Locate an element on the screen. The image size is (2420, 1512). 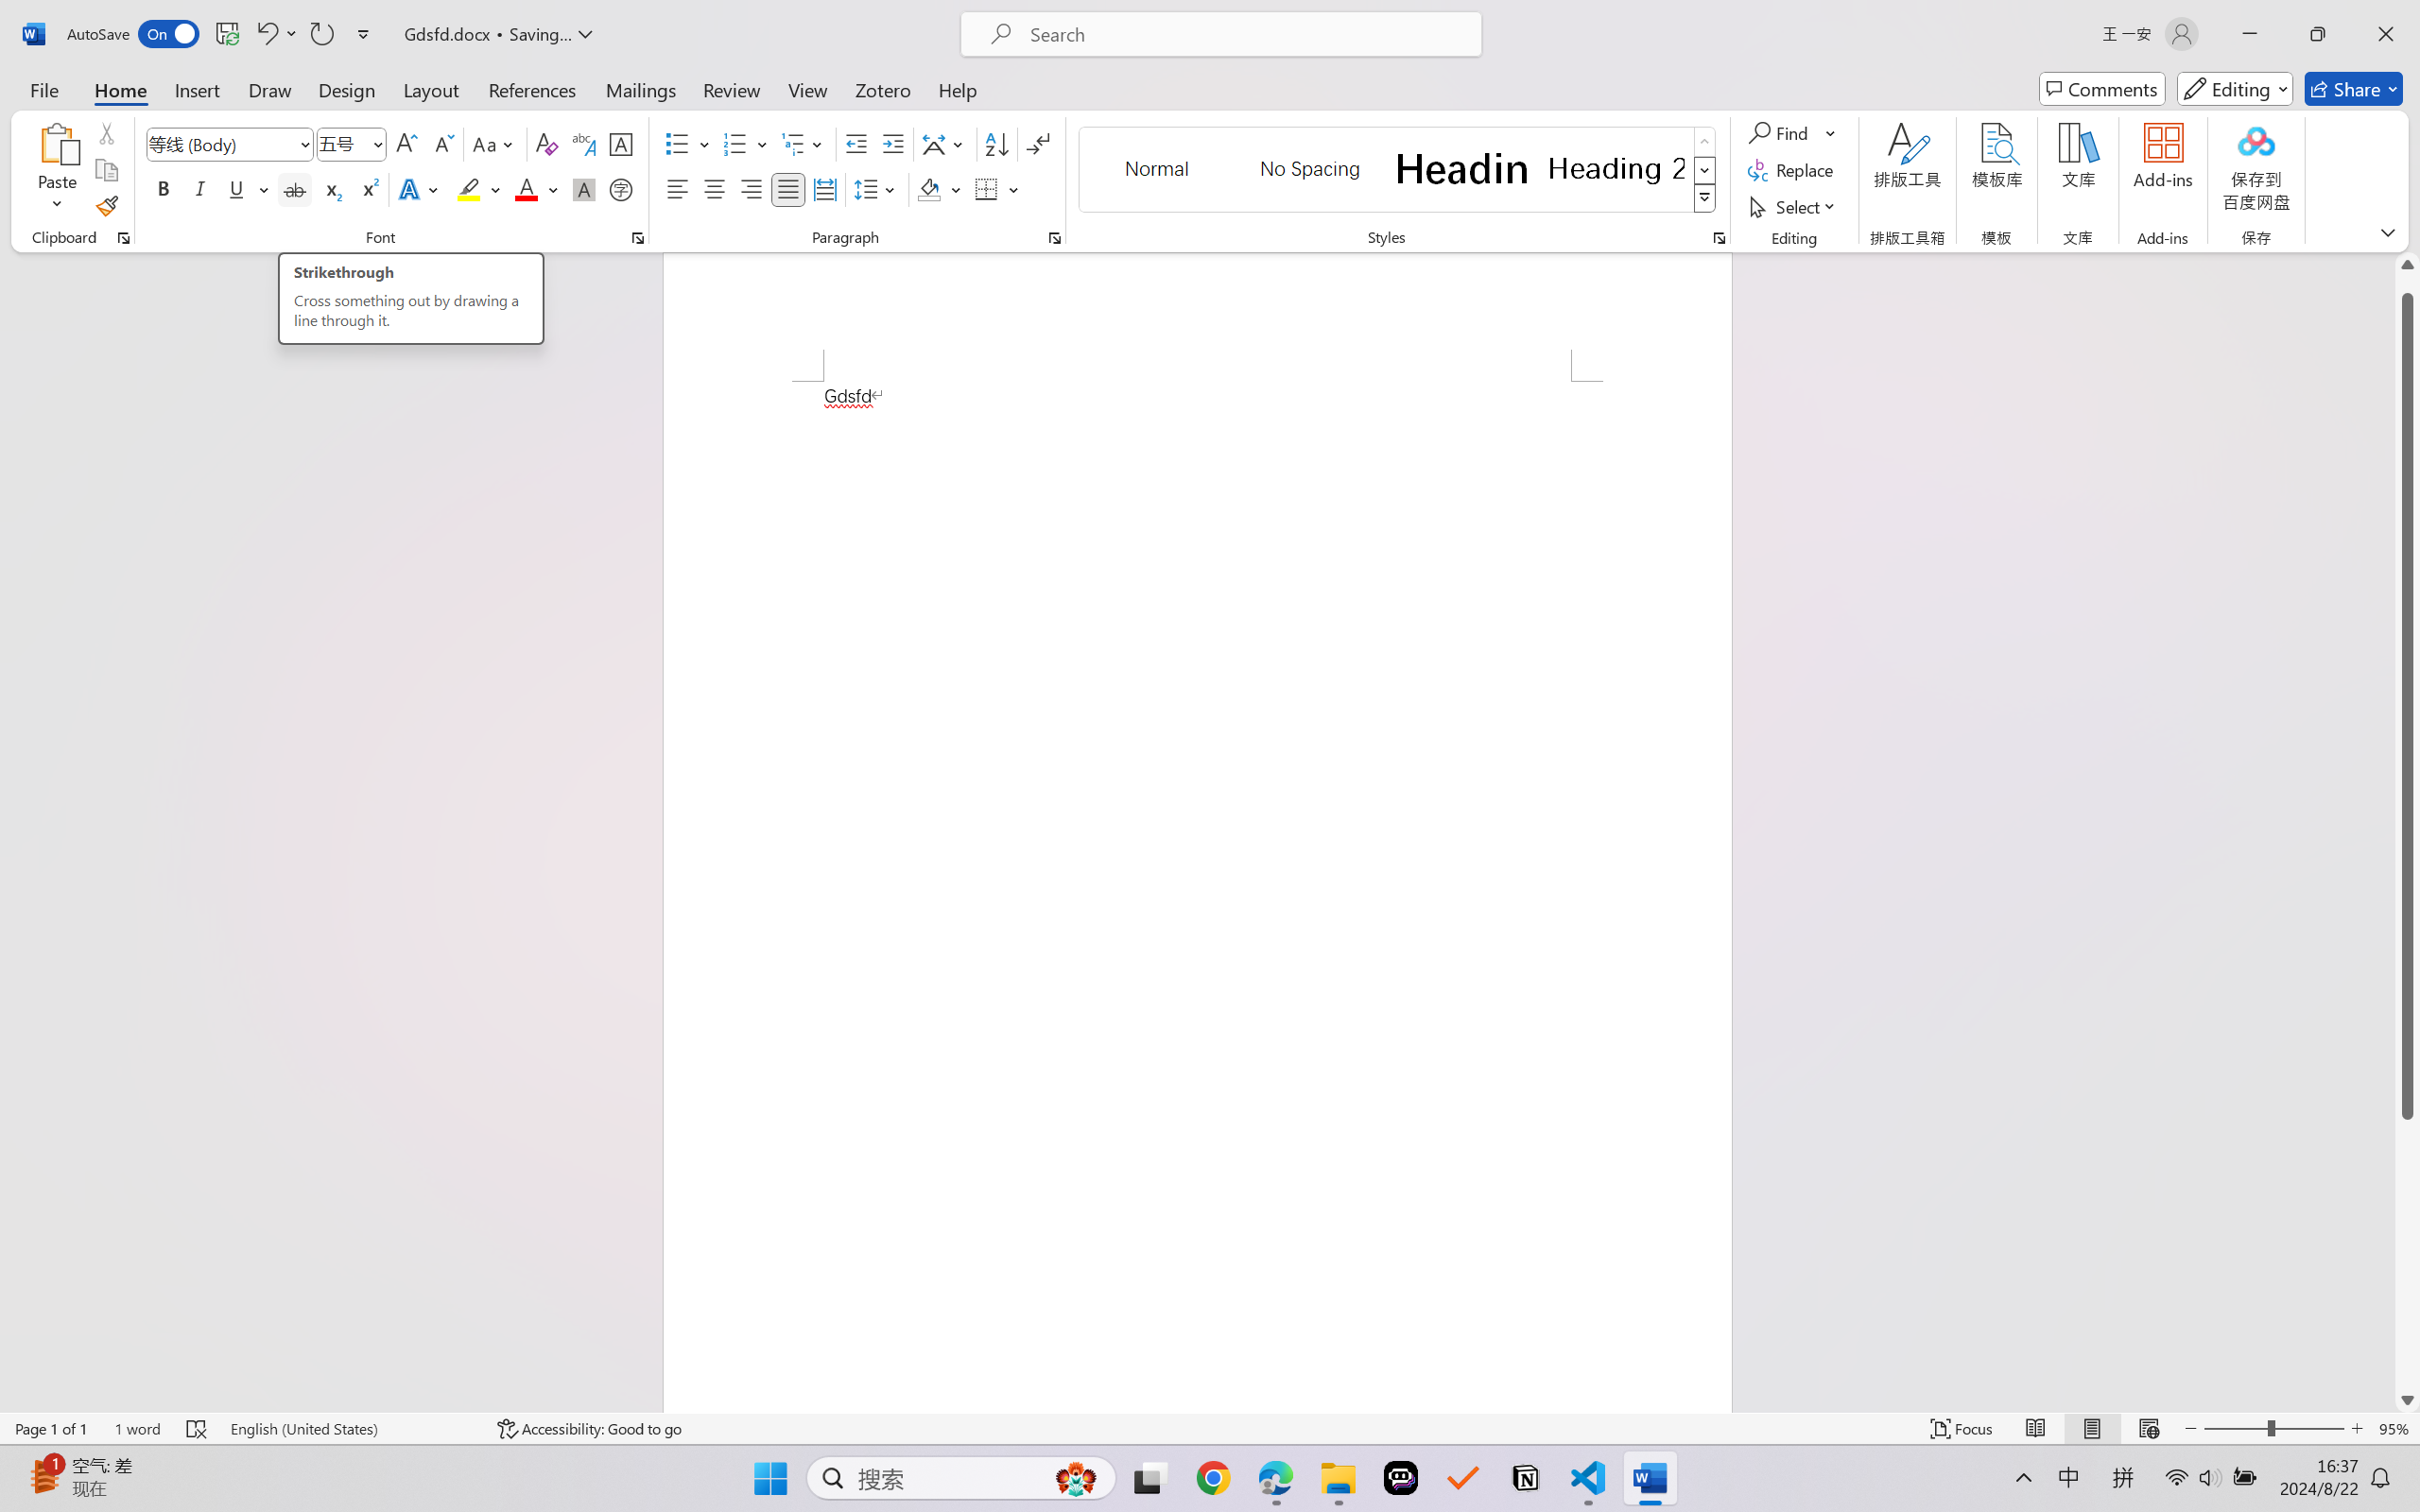
'Spelling and Grammar Check Errors' is located at coordinates (197, 1428).